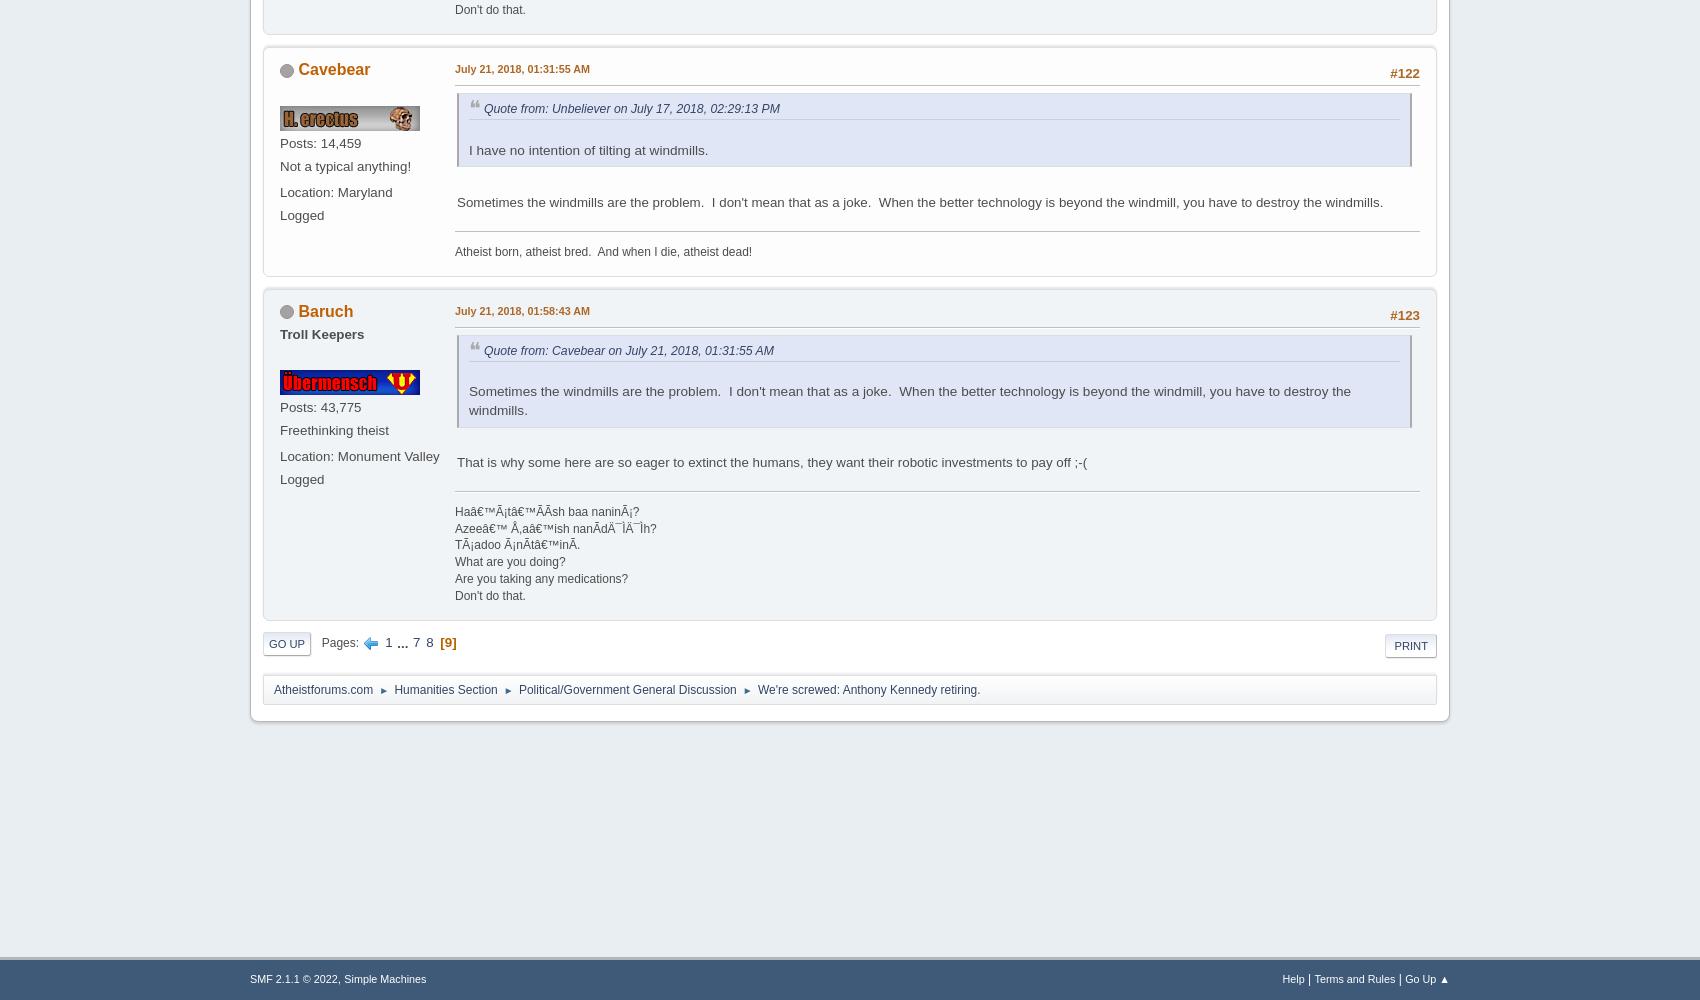  Describe the element at coordinates (517, 545) in the screenshot. I see `'TÃ¡adoo Ã¡nÃ­tâ€™inÃ­.'` at that location.